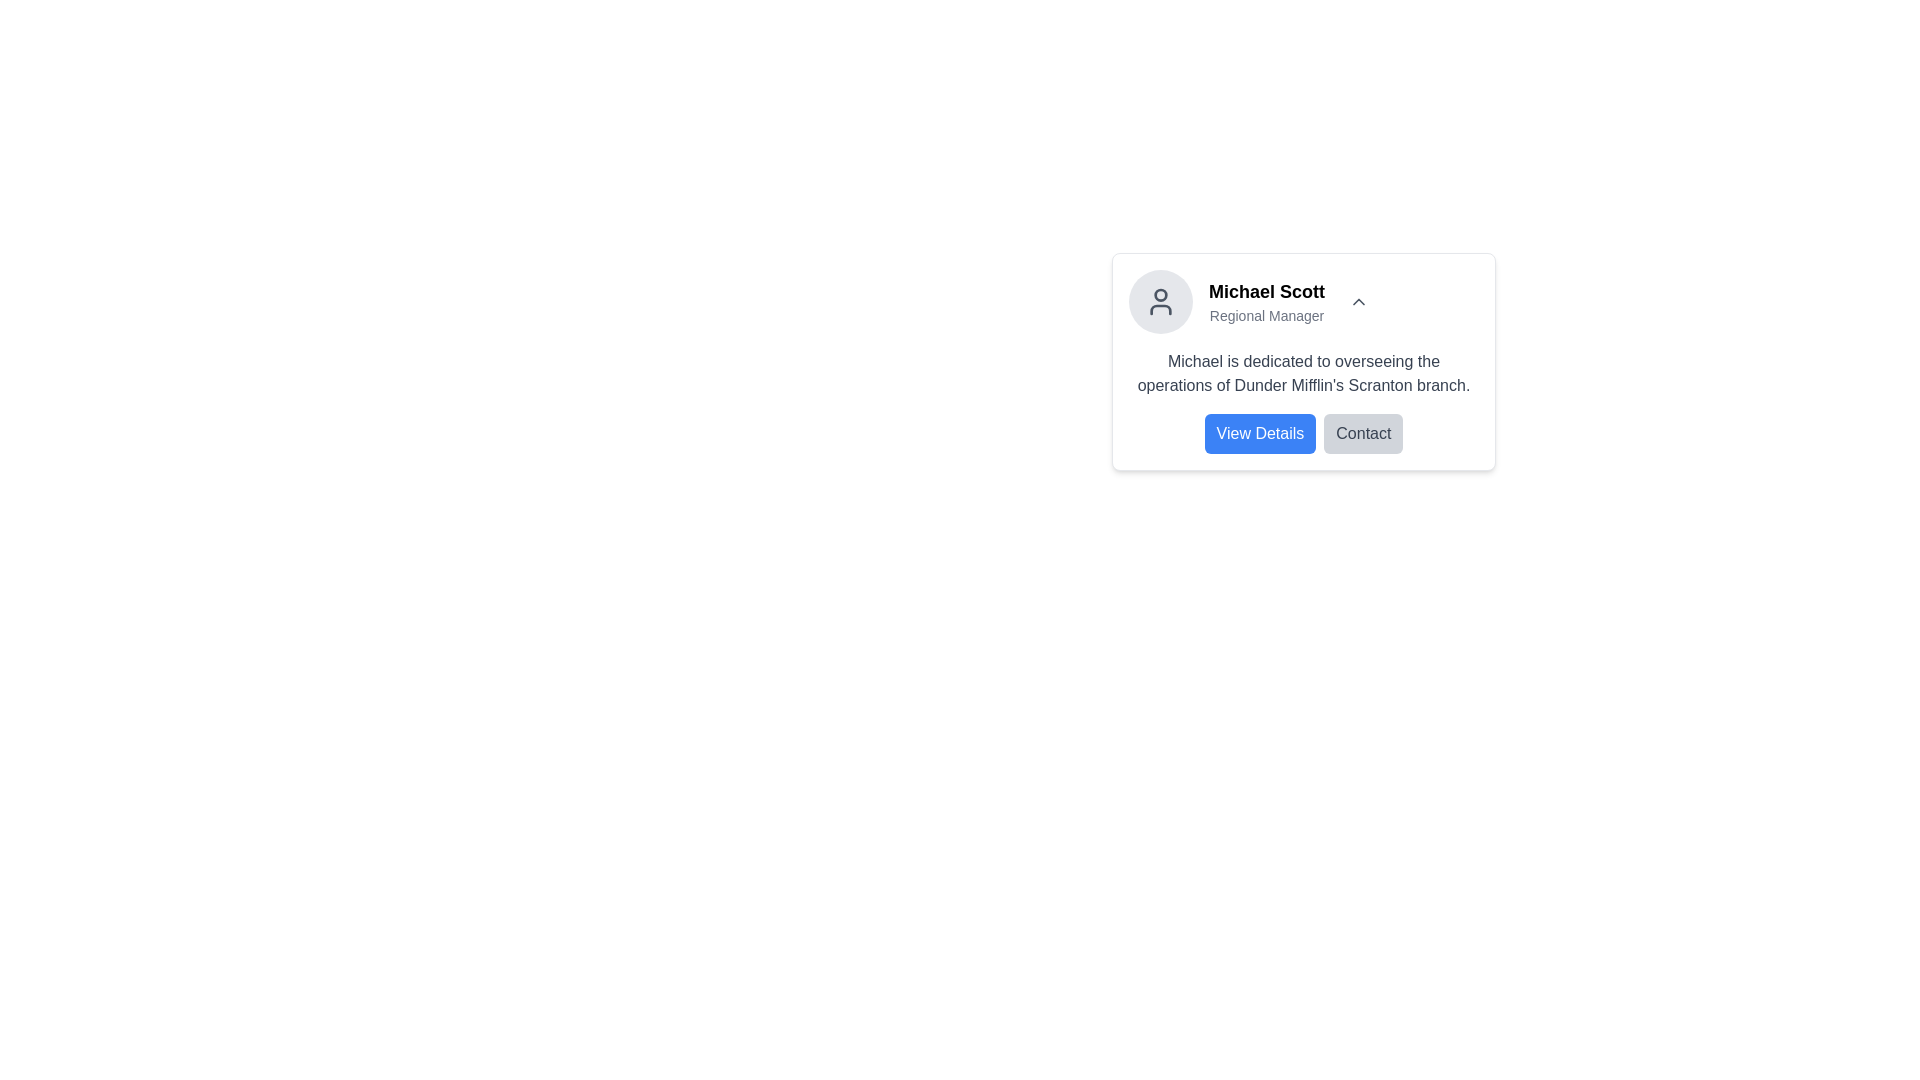 This screenshot has width=1920, height=1080. Describe the element at coordinates (1266, 315) in the screenshot. I see `subtitle or descriptor text located directly below the text 'Michael Scott' in the UI, which provides additional context about the individual's role or title` at that location.